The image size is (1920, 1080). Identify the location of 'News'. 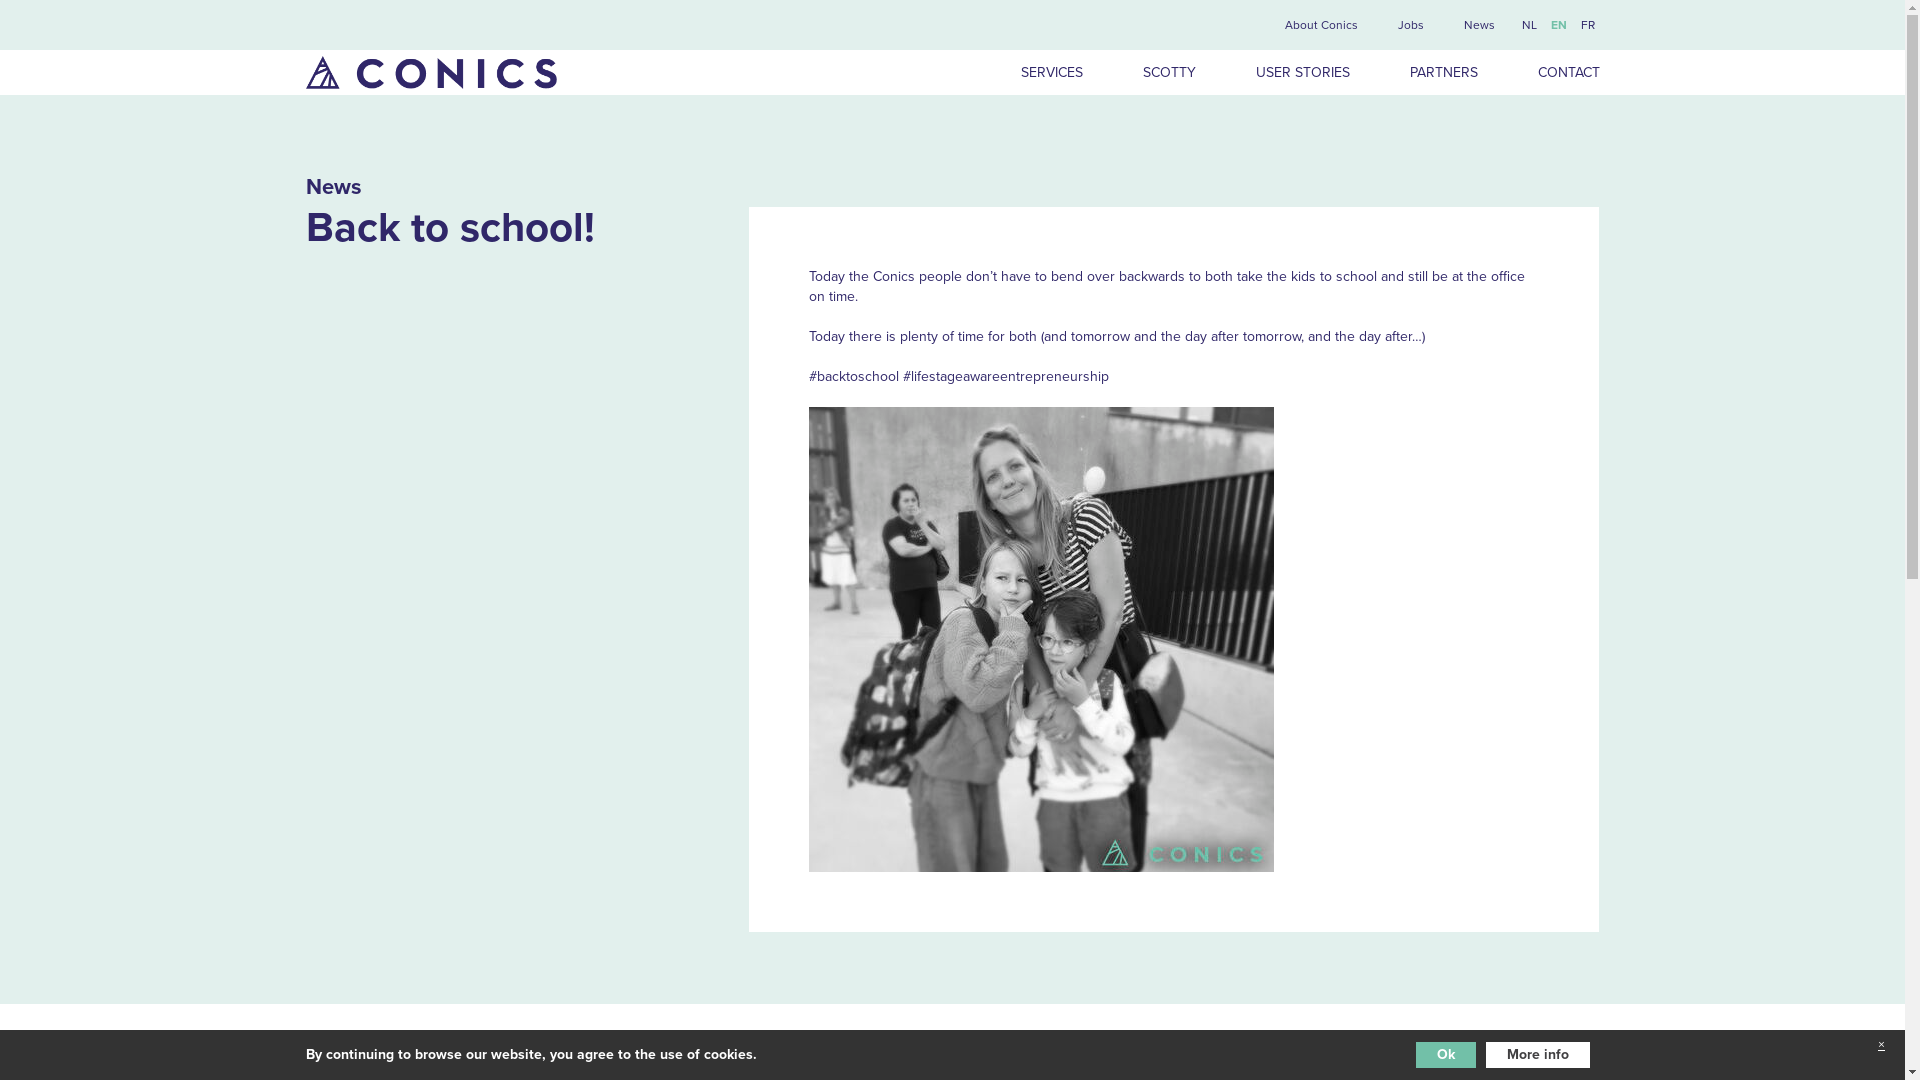
(1478, 24).